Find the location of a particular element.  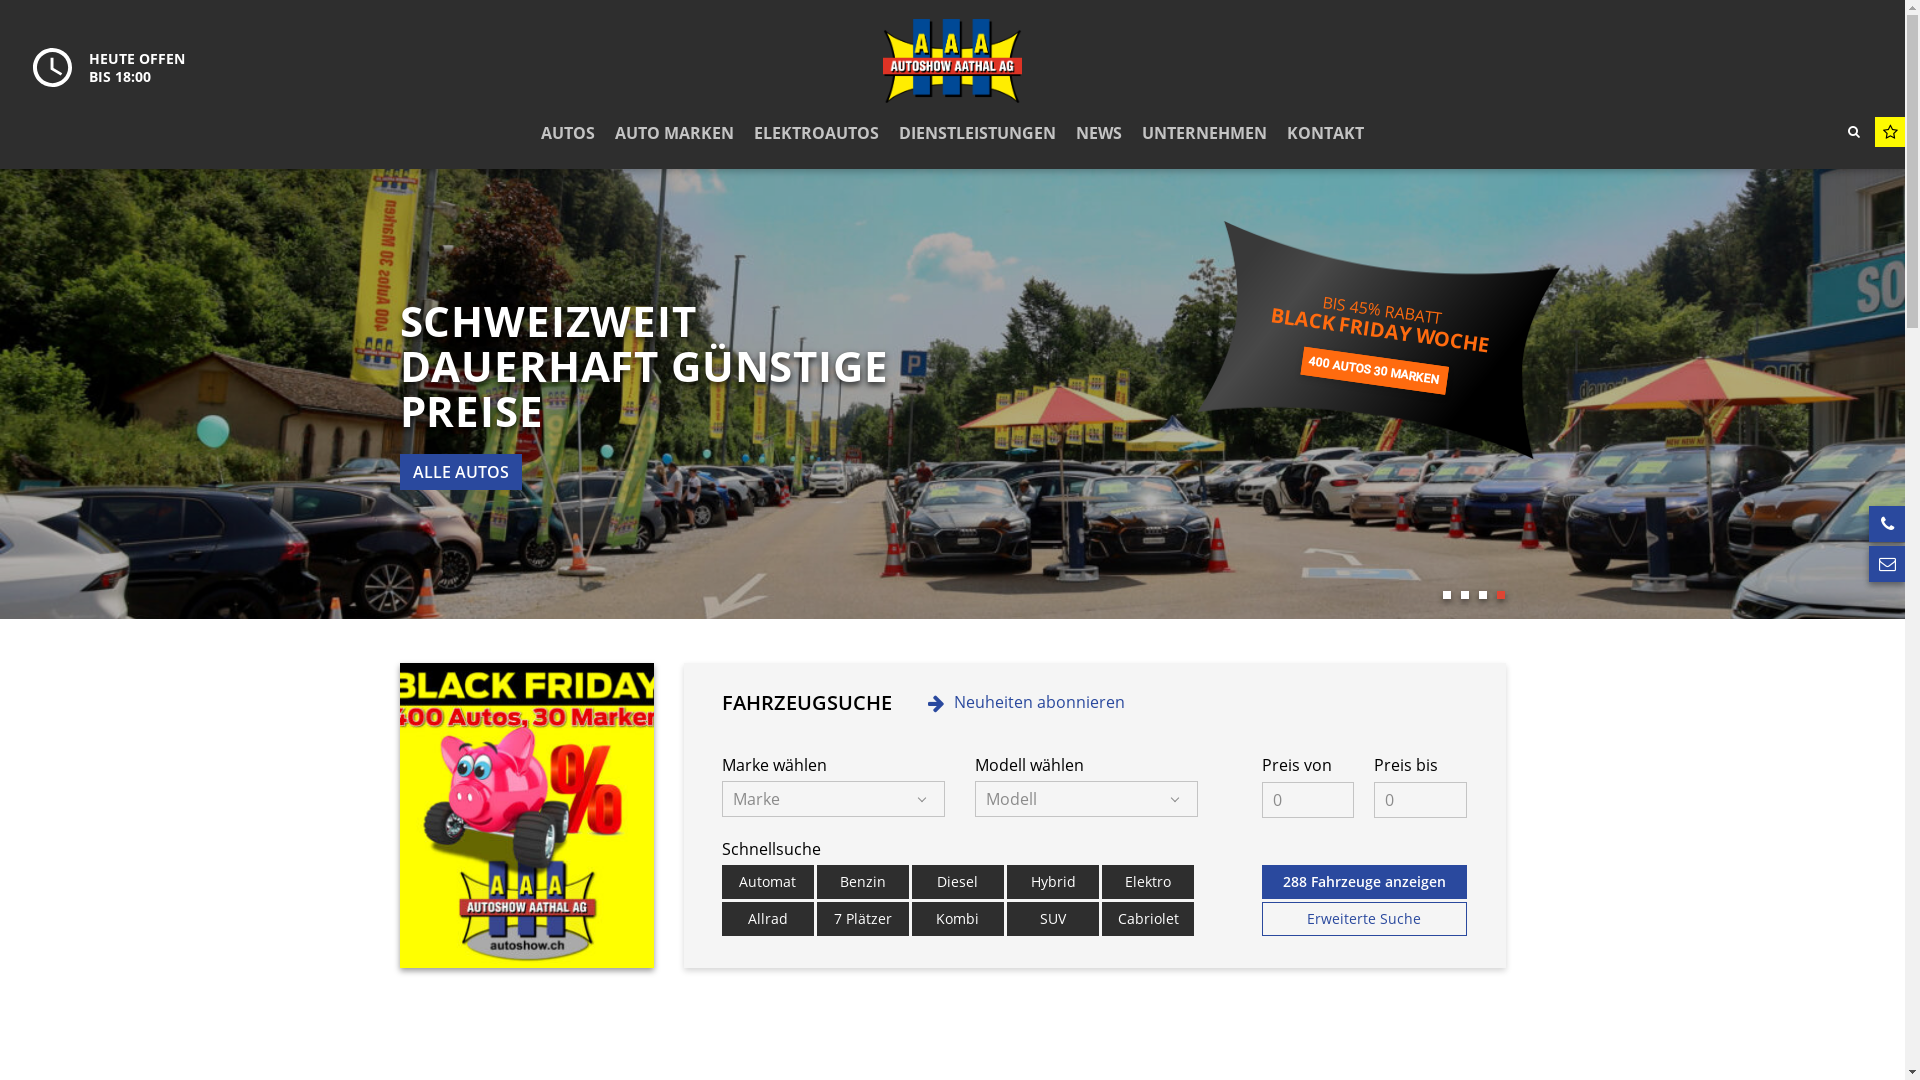

'NEWS' is located at coordinates (1098, 133).